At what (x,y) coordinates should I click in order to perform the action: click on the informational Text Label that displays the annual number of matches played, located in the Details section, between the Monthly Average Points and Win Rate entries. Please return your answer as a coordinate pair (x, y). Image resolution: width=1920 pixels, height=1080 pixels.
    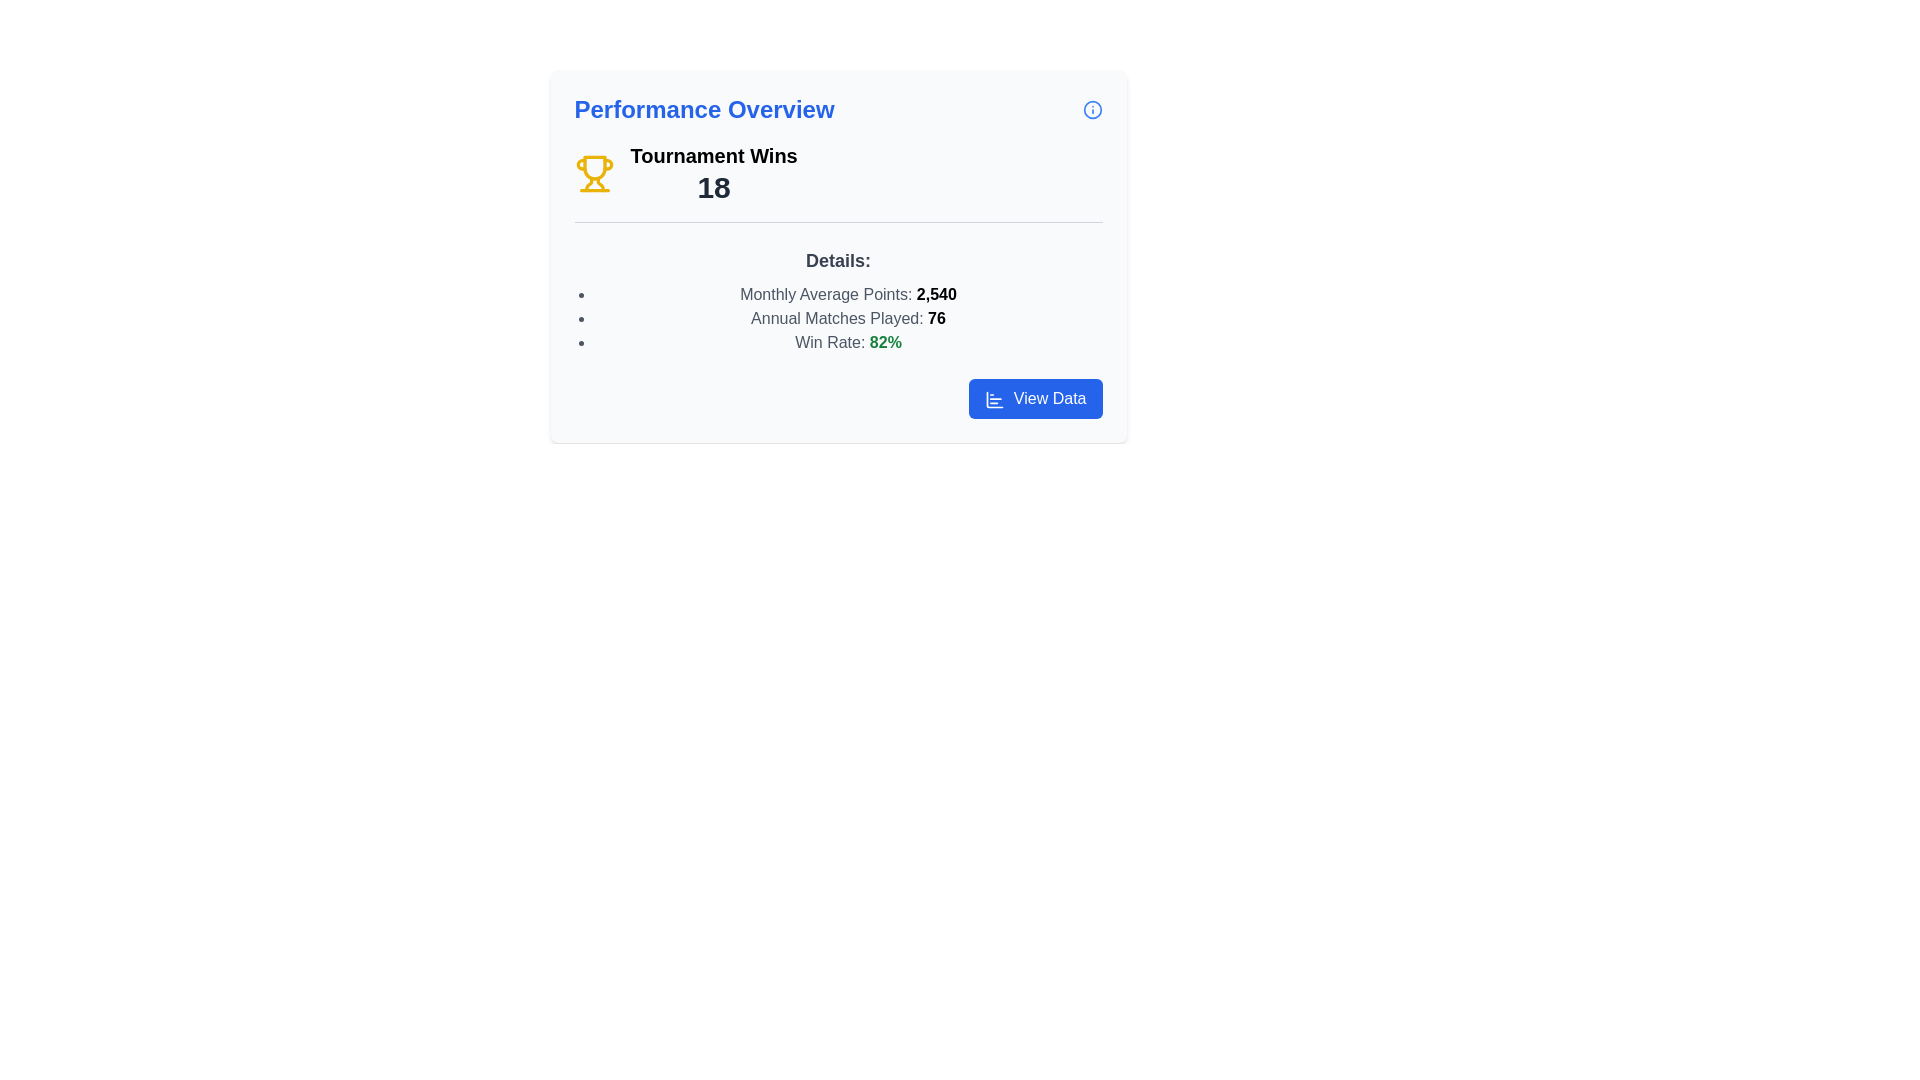
    Looking at the image, I should click on (848, 318).